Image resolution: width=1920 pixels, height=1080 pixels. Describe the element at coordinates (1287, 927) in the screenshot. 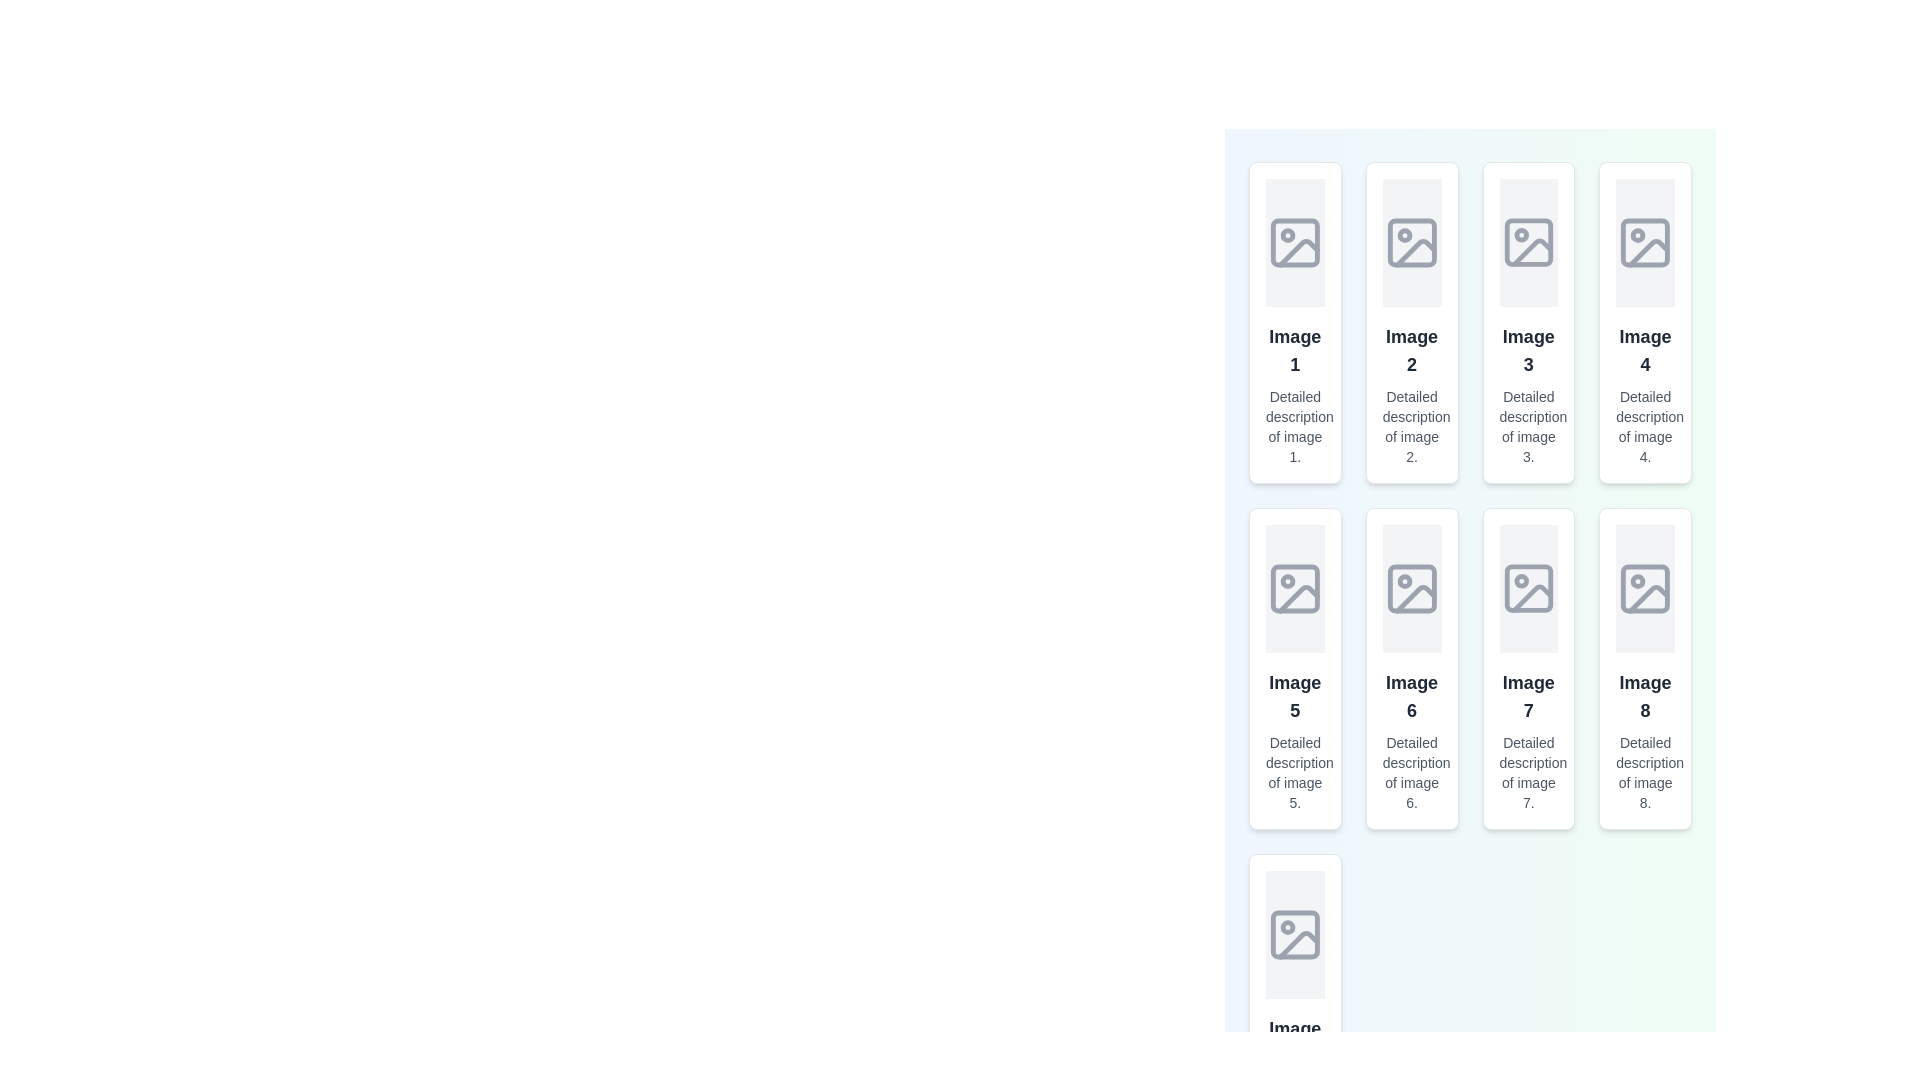

I see `the small dot within the picture icon located in the first column and third row of the grid layout` at that location.